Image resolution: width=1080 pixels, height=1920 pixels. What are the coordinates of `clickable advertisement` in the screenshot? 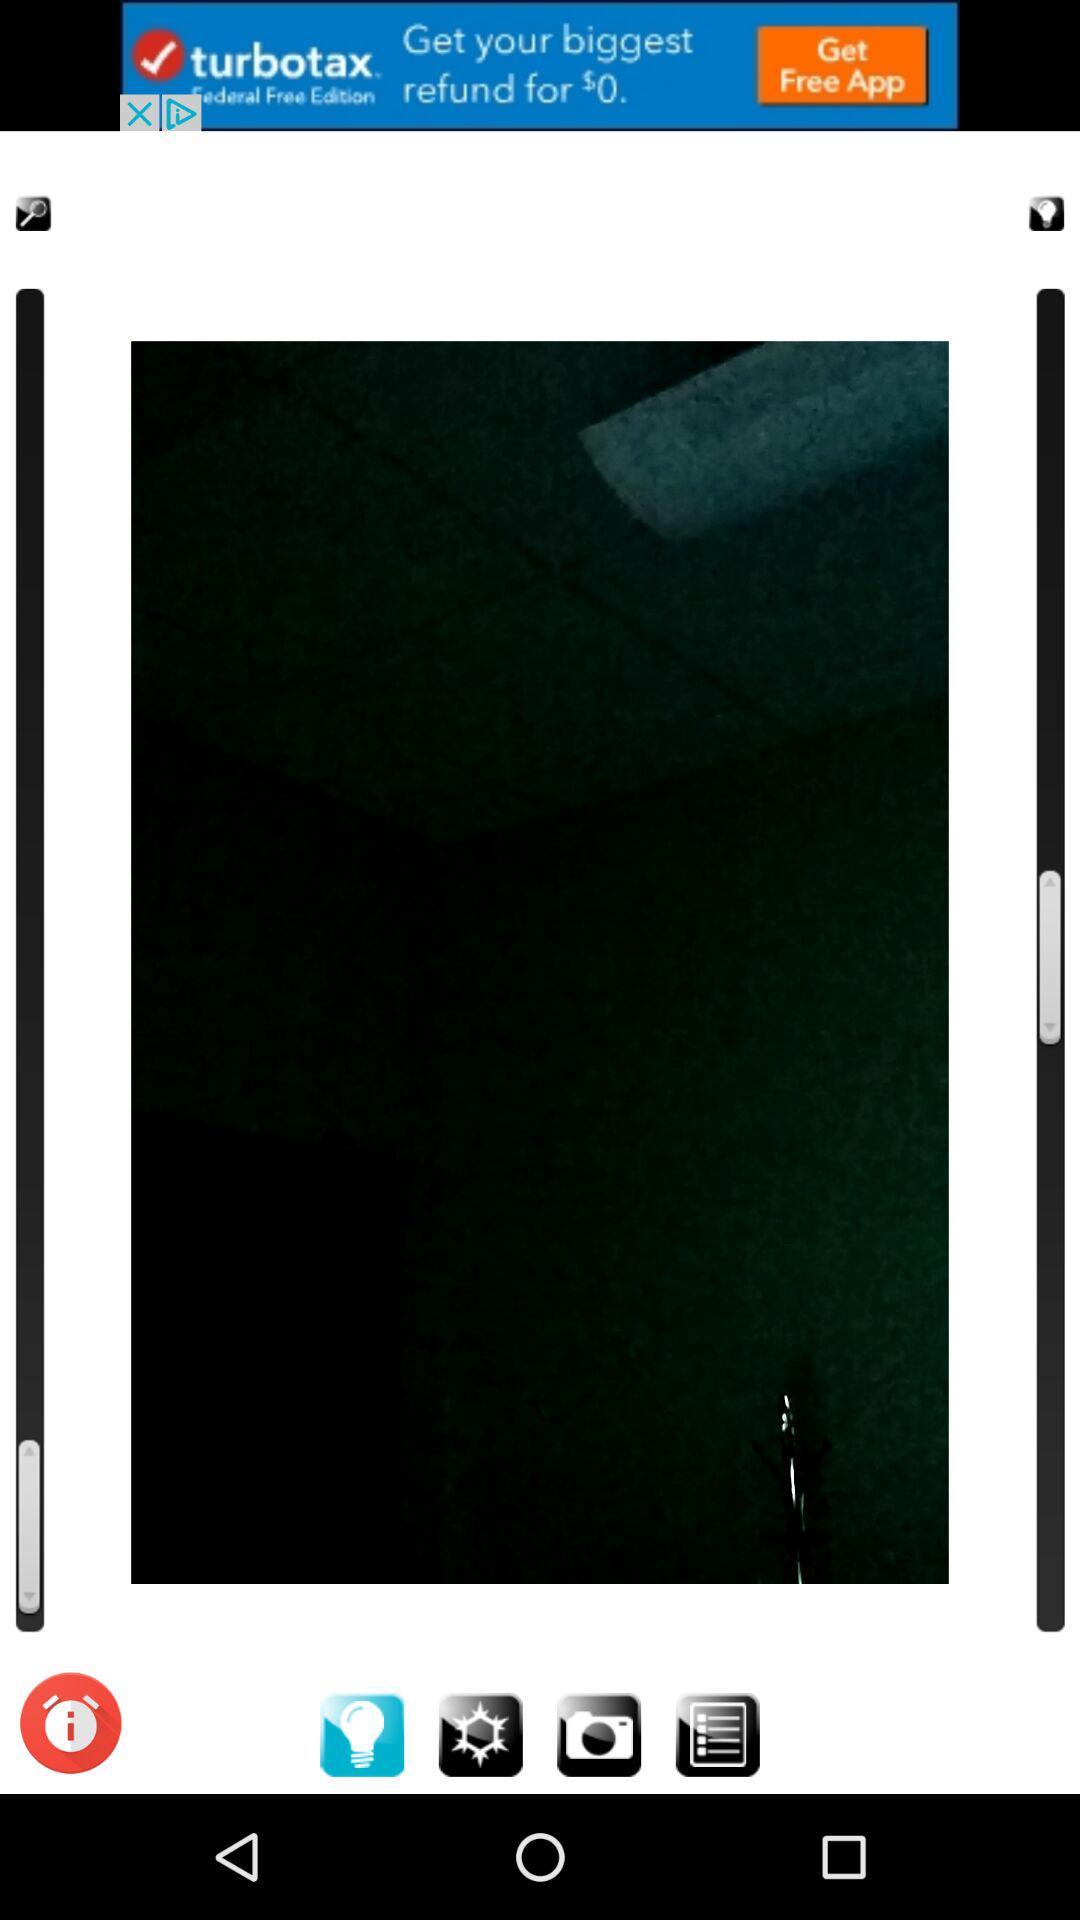 It's located at (540, 65).